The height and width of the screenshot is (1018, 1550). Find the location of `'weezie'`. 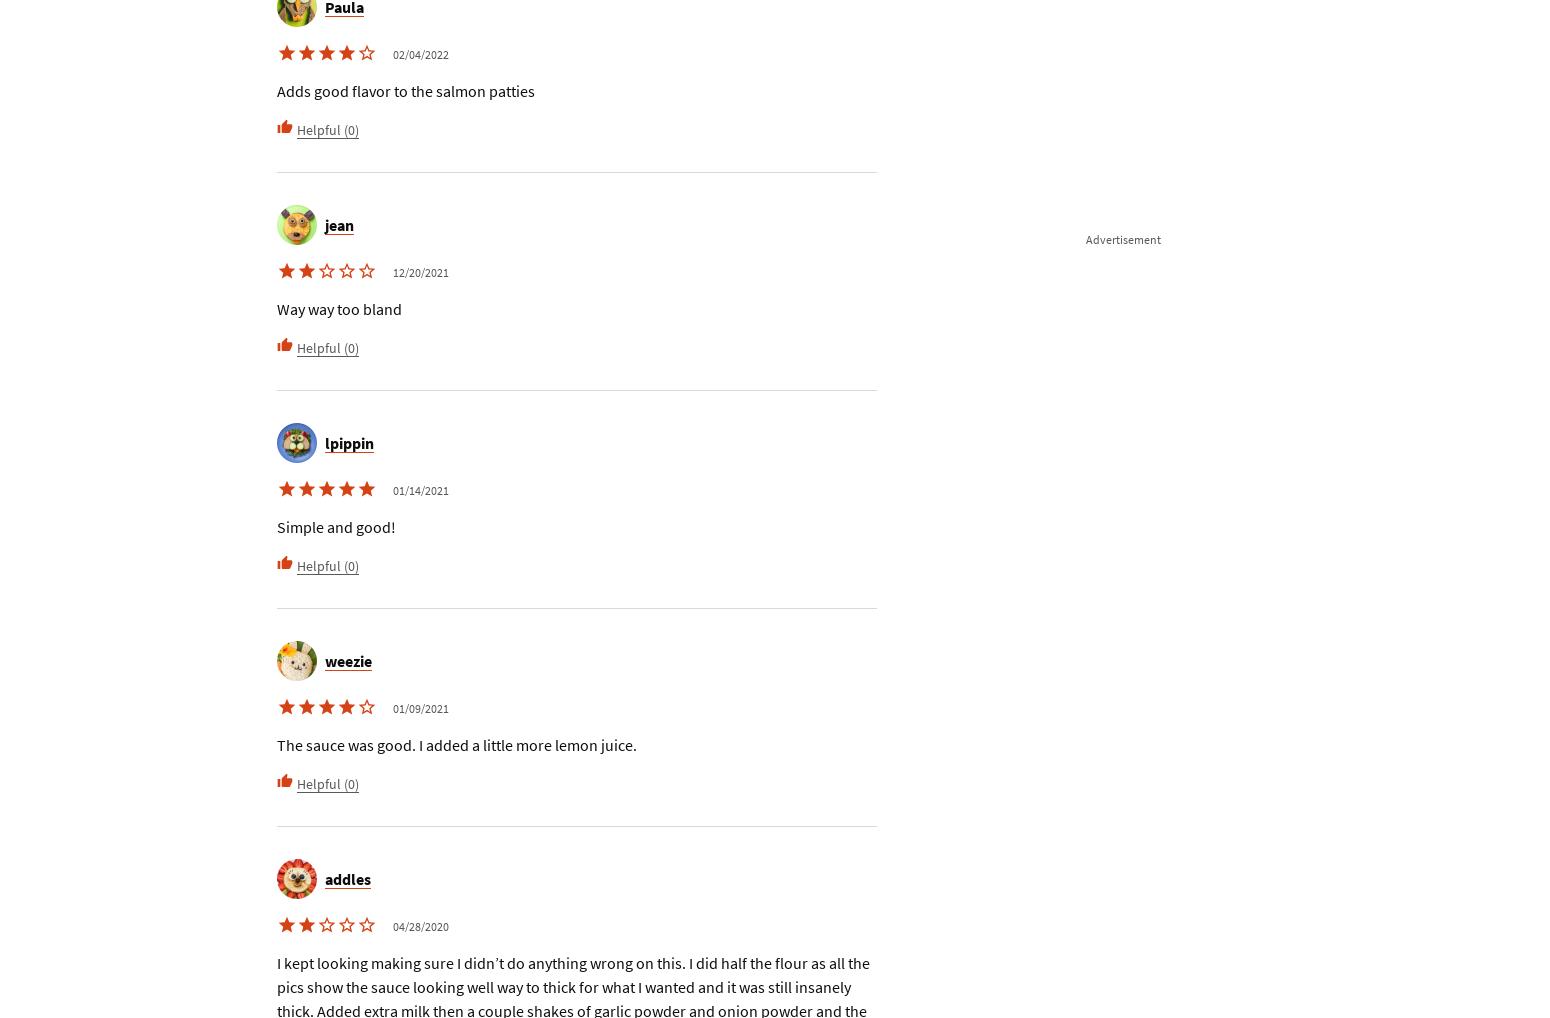

'weezie' is located at coordinates (324, 659).